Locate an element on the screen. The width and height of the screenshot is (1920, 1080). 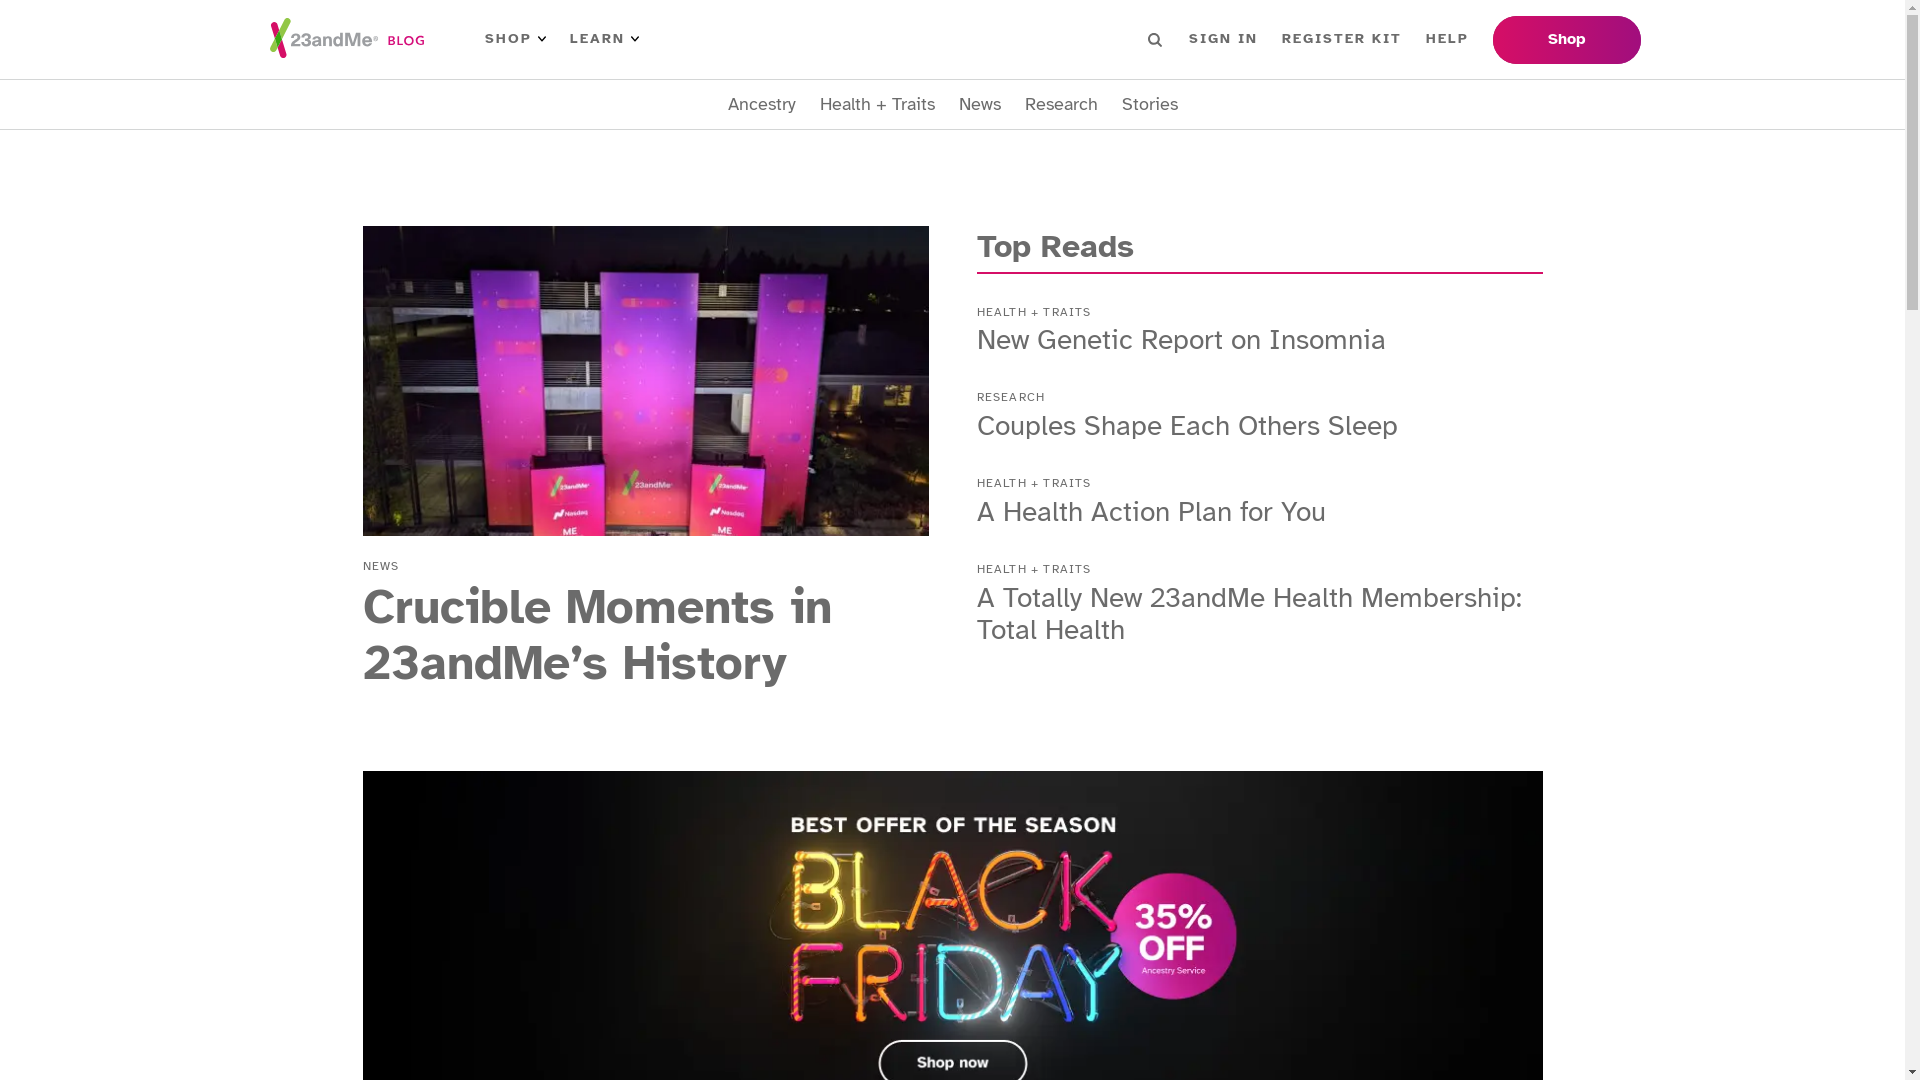
'A Totally New 23andMe Health Membership: Total Health' is located at coordinates (1247, 612).